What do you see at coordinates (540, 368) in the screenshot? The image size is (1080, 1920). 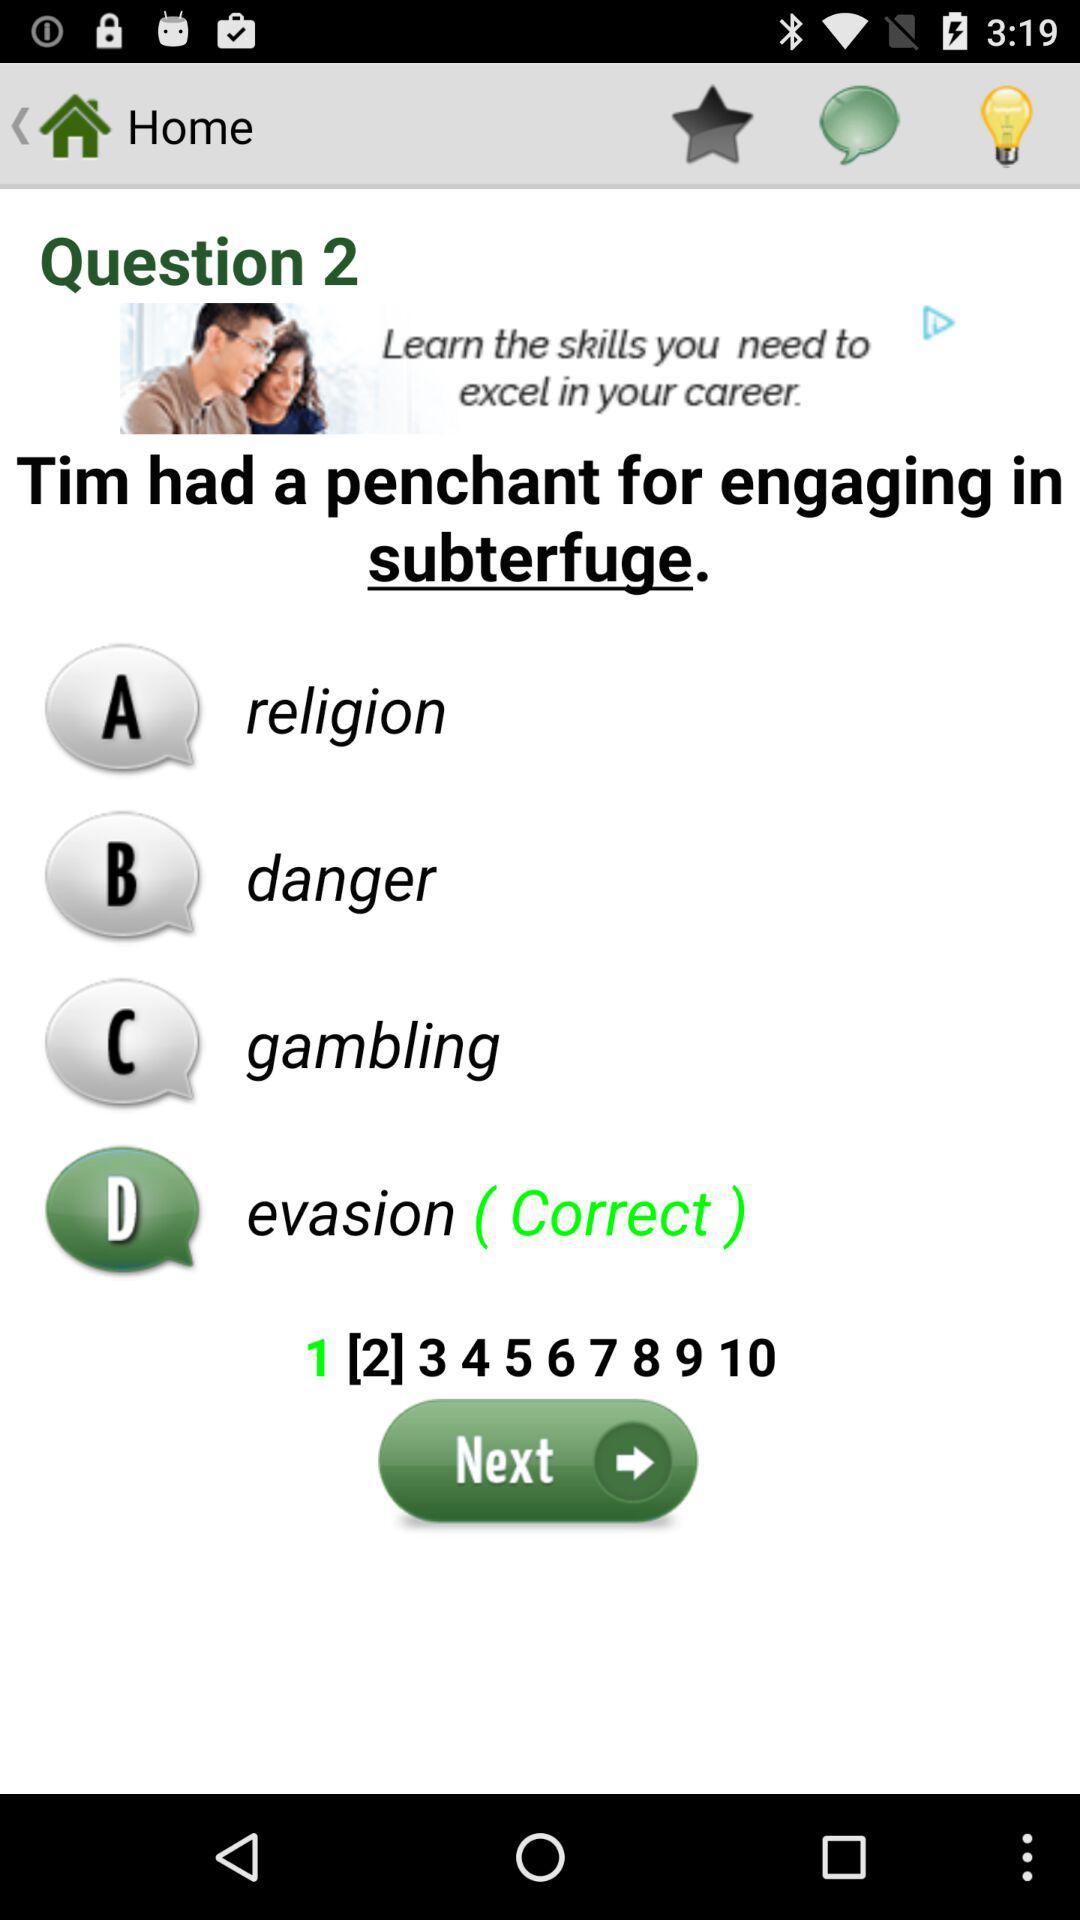 I see `see an advertisement` at bounding box center [540, 368].